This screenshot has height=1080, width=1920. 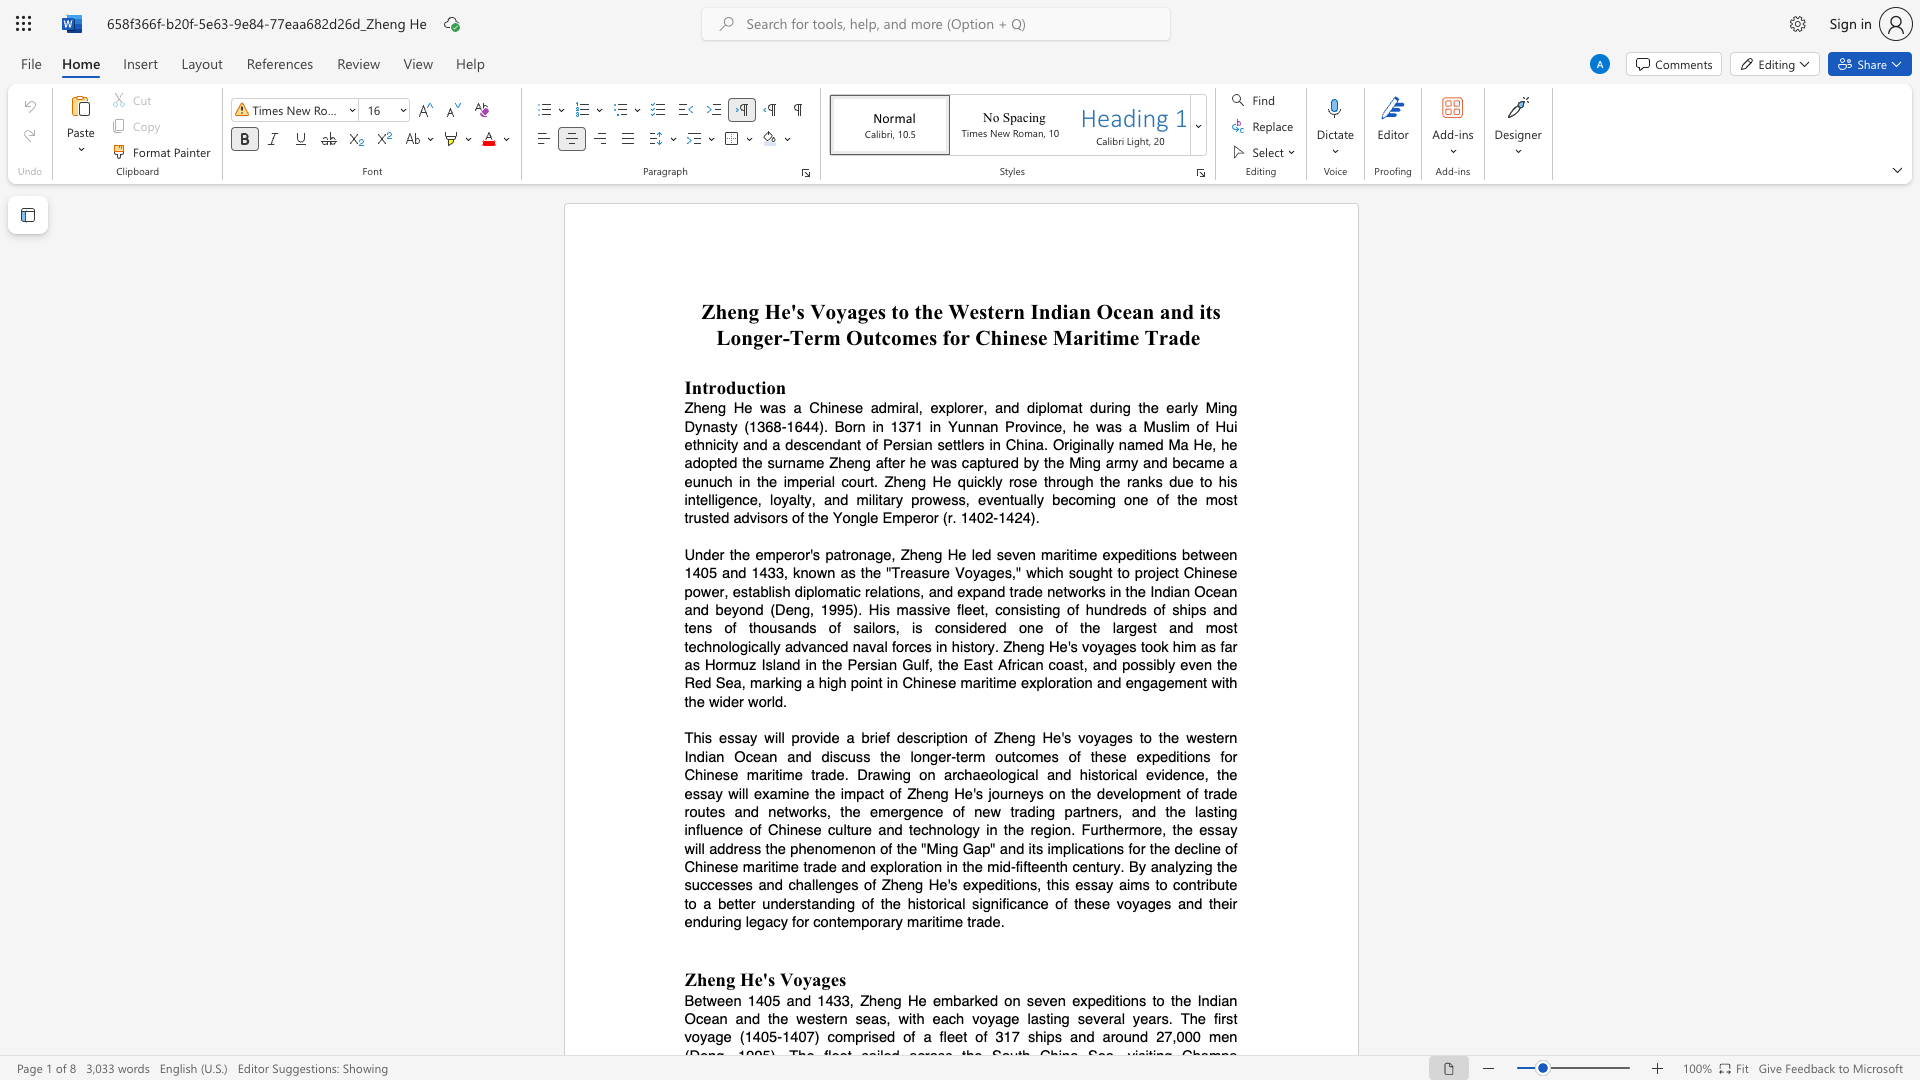 What do you see at coordinates (944, 407) in the screenshot?
I see `the subset text "plorer, and diplomat during the early Ming Dynasty (1368-1644). Born in 1371 in Yunnan Province, he was a Muslim o" within the text "Zheng He was a Chinese admiral, explorer, and diplomat during the early Ming Dynasty (1368-1644). Born in 1371 in Yunnan Province, he was a Muslim of Hui ethnicity and a descendant of Persian settlers in China. Originally named Ma He, he adopted the surname Zheng after he was captured by the Ming army and became a eunuch in the imperial court. Zheng He quickly rose through the ranks due to his intelligence, loyalty, and military prowess, eventually becoming one of the most trusted advisors of the Yongle Emperor (r. 1402-1424)."` at bounding box center [944, 407].